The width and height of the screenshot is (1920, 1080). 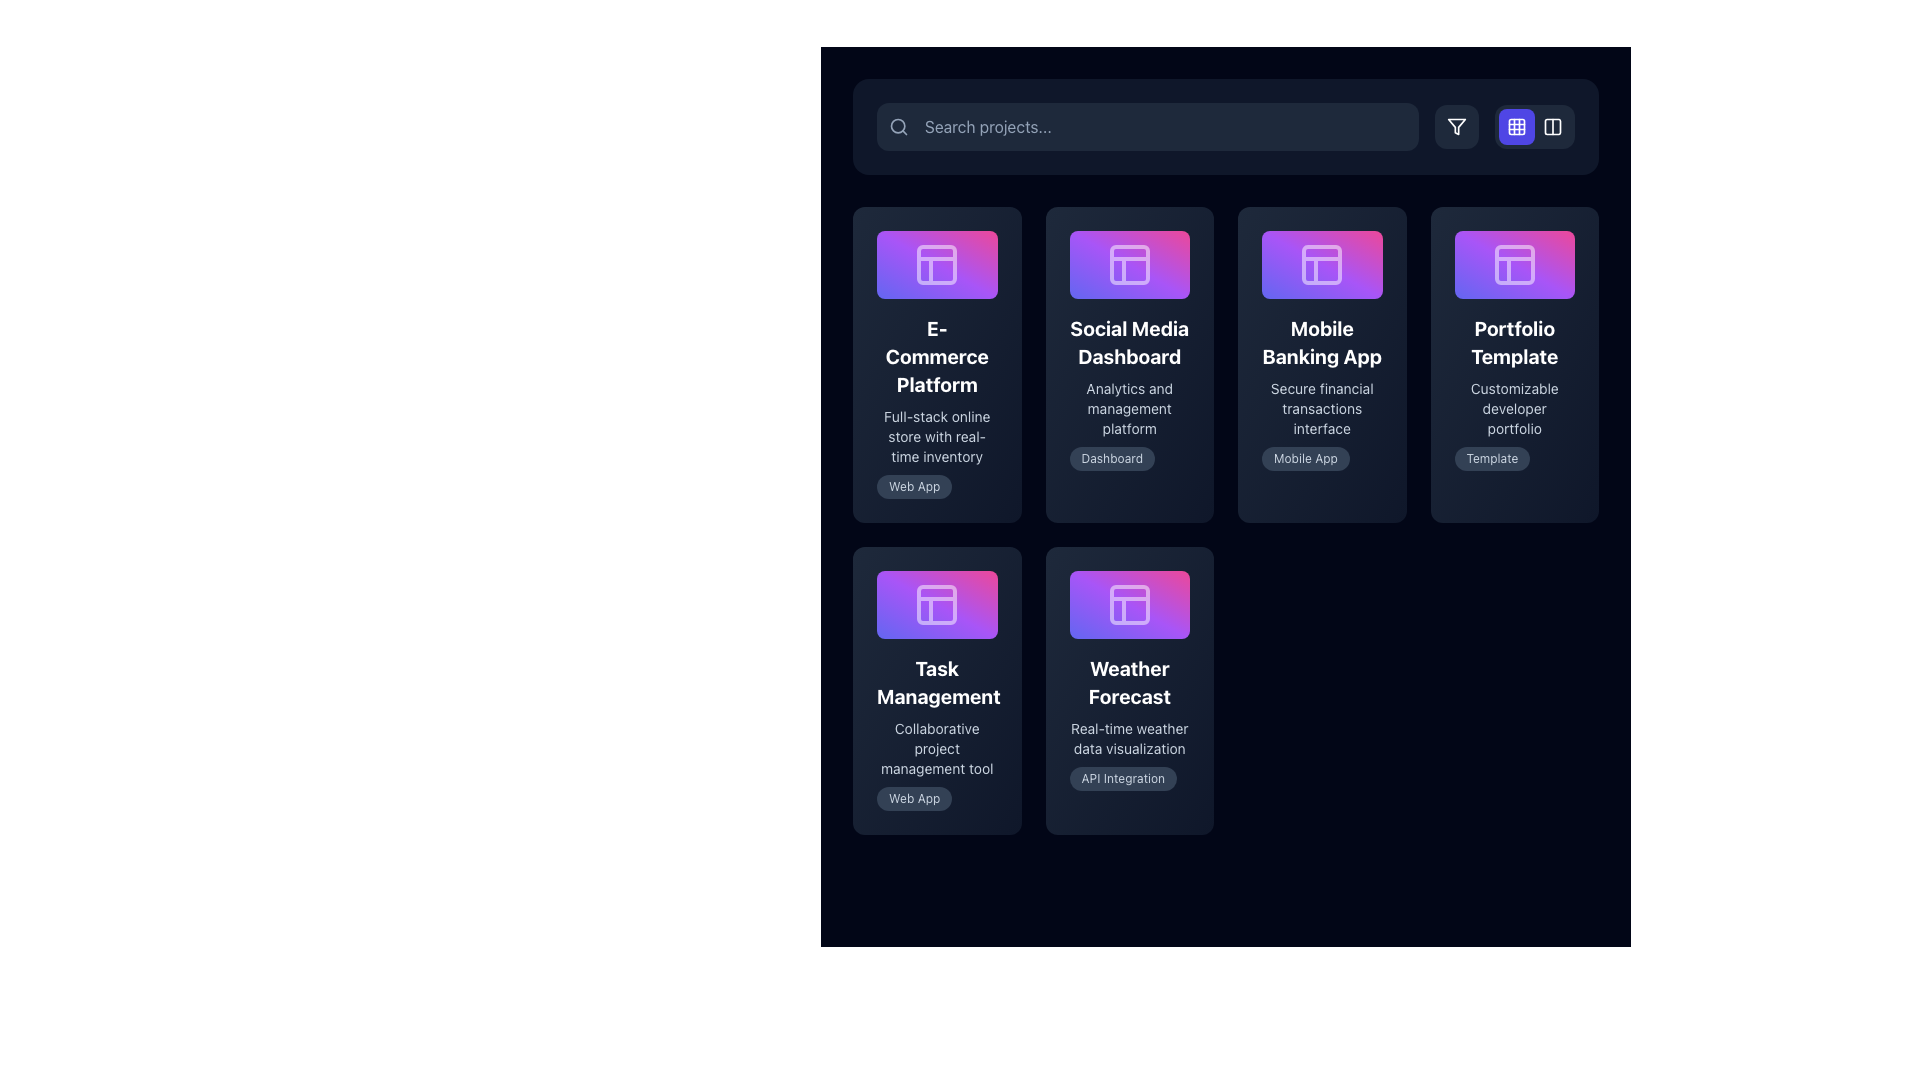 What do you see at coordinates (936, 355) in the screenshot?
I see `and comprehend the displayed text 'E-Commerce Platform' which is styled in bold, extra-large white font against a dark background, located at the top-left of the card layout` at bounding box center [936, 355].